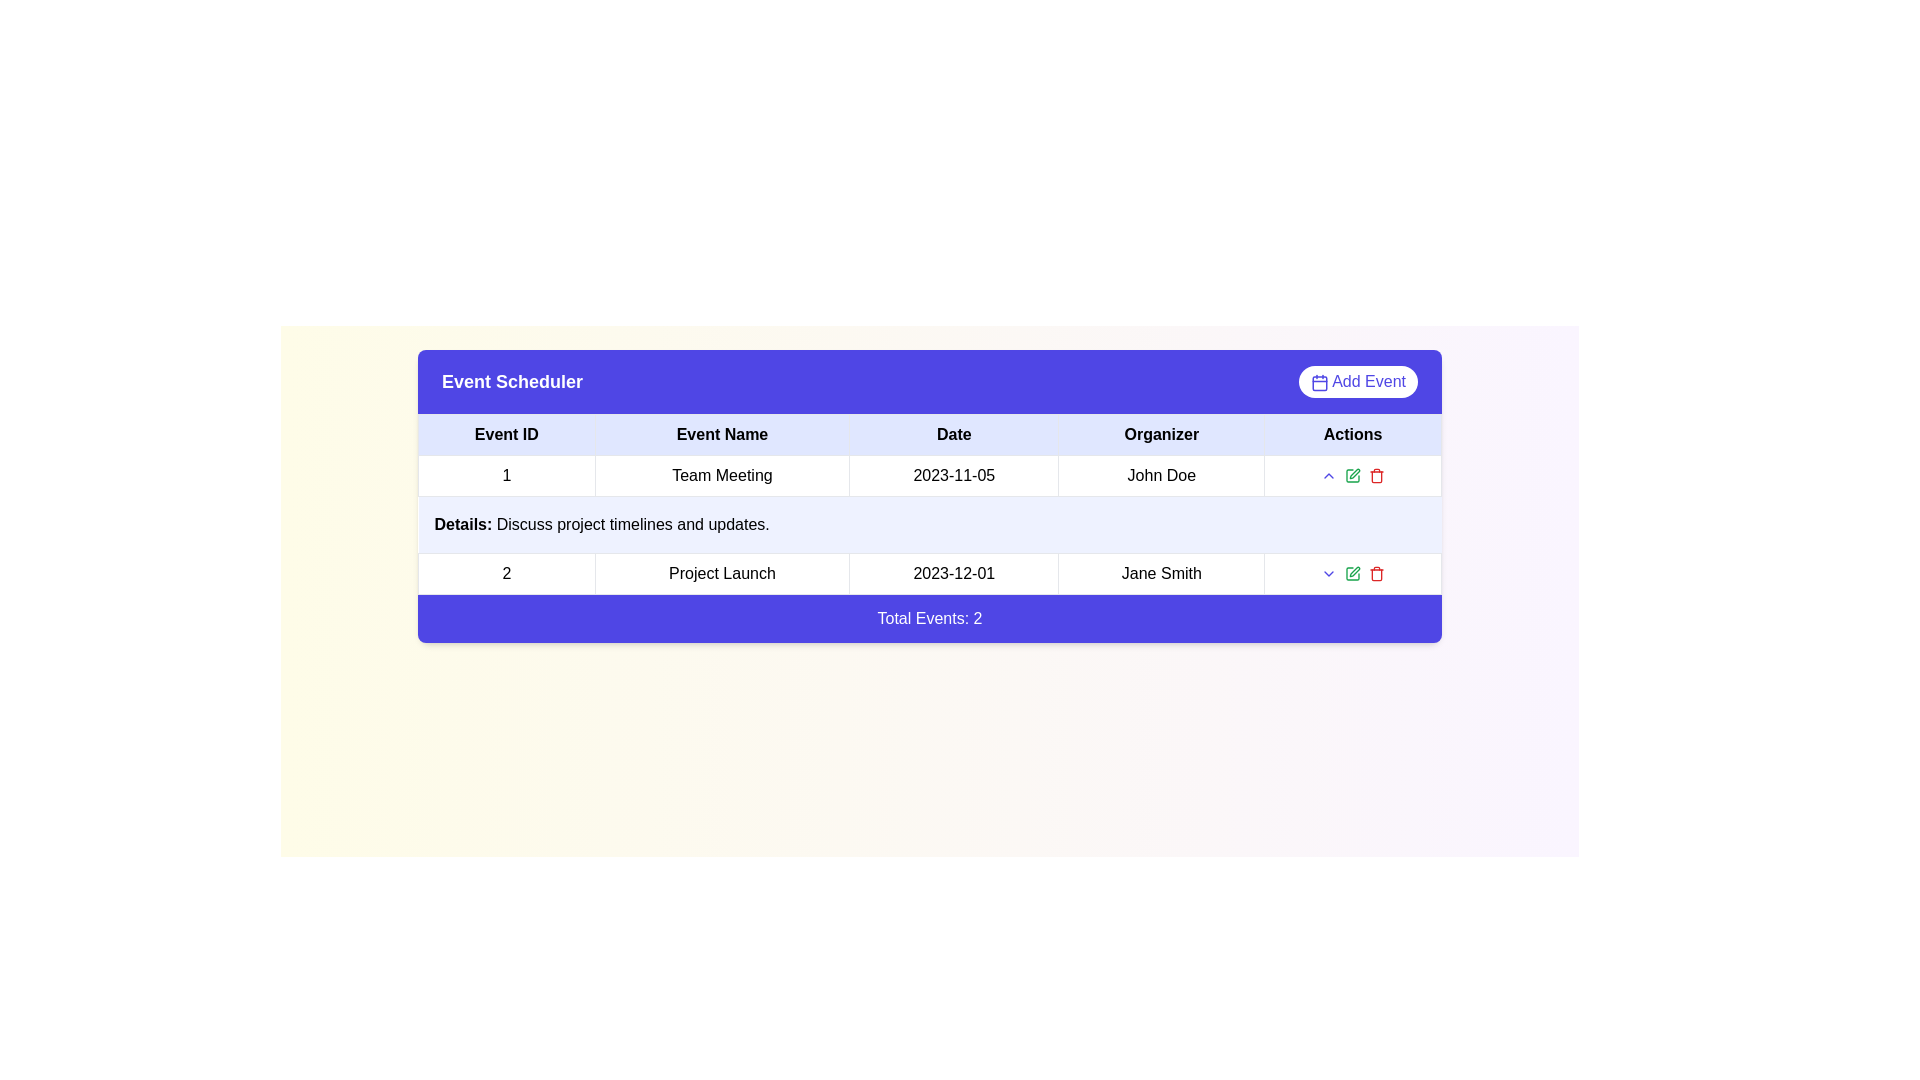 The height and width of the screenshot is (1080, 1920). What do you see at coordinates (1358, 381) in the screenshot?
I see `the 'Add Event' button, which is a rounded rectangular button with a white background and indigo text, located on the far-right side of the 'Event Scheduler' header bar` at bounding box center [1358, 381].